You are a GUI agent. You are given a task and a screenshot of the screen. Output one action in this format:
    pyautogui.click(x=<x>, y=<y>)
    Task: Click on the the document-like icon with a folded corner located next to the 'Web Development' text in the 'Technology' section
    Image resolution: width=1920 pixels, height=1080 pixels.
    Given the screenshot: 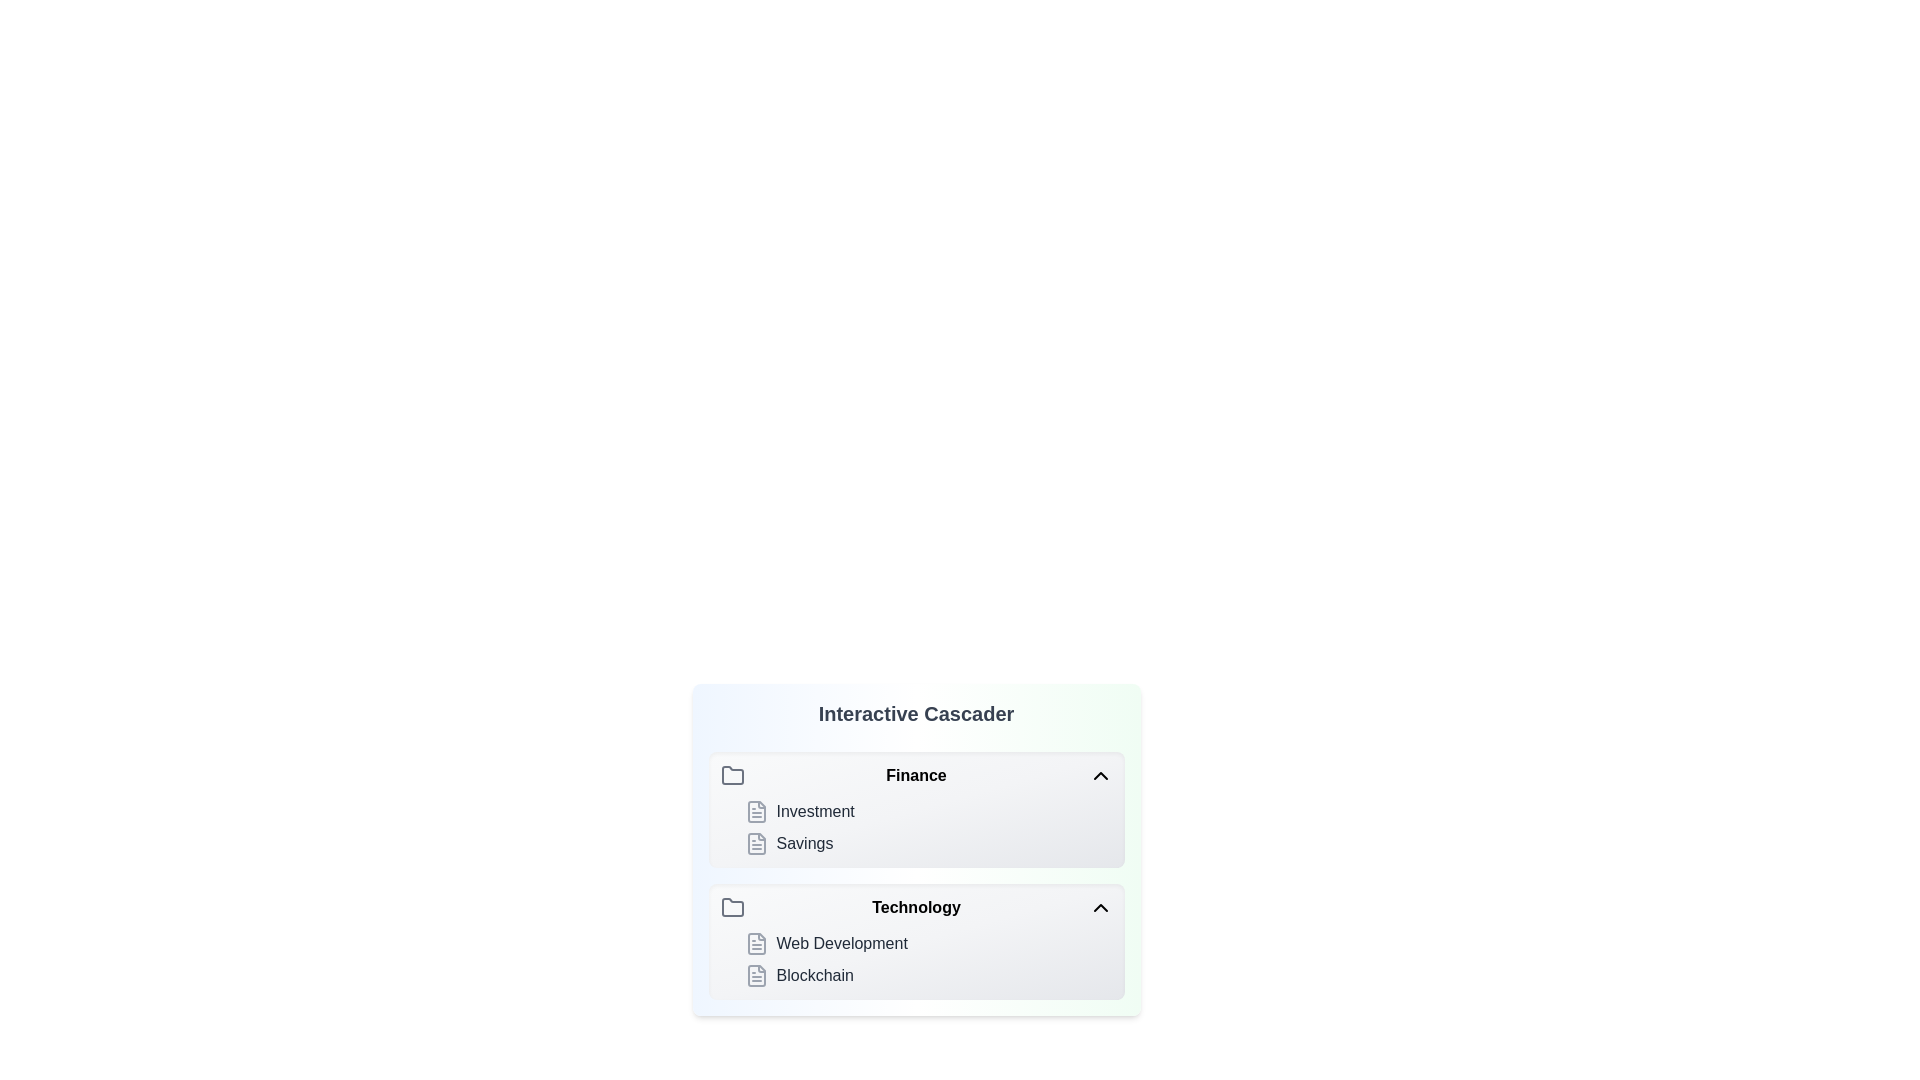 What is the action you would take?
    pyautogui.click(x=755, y=944)
    